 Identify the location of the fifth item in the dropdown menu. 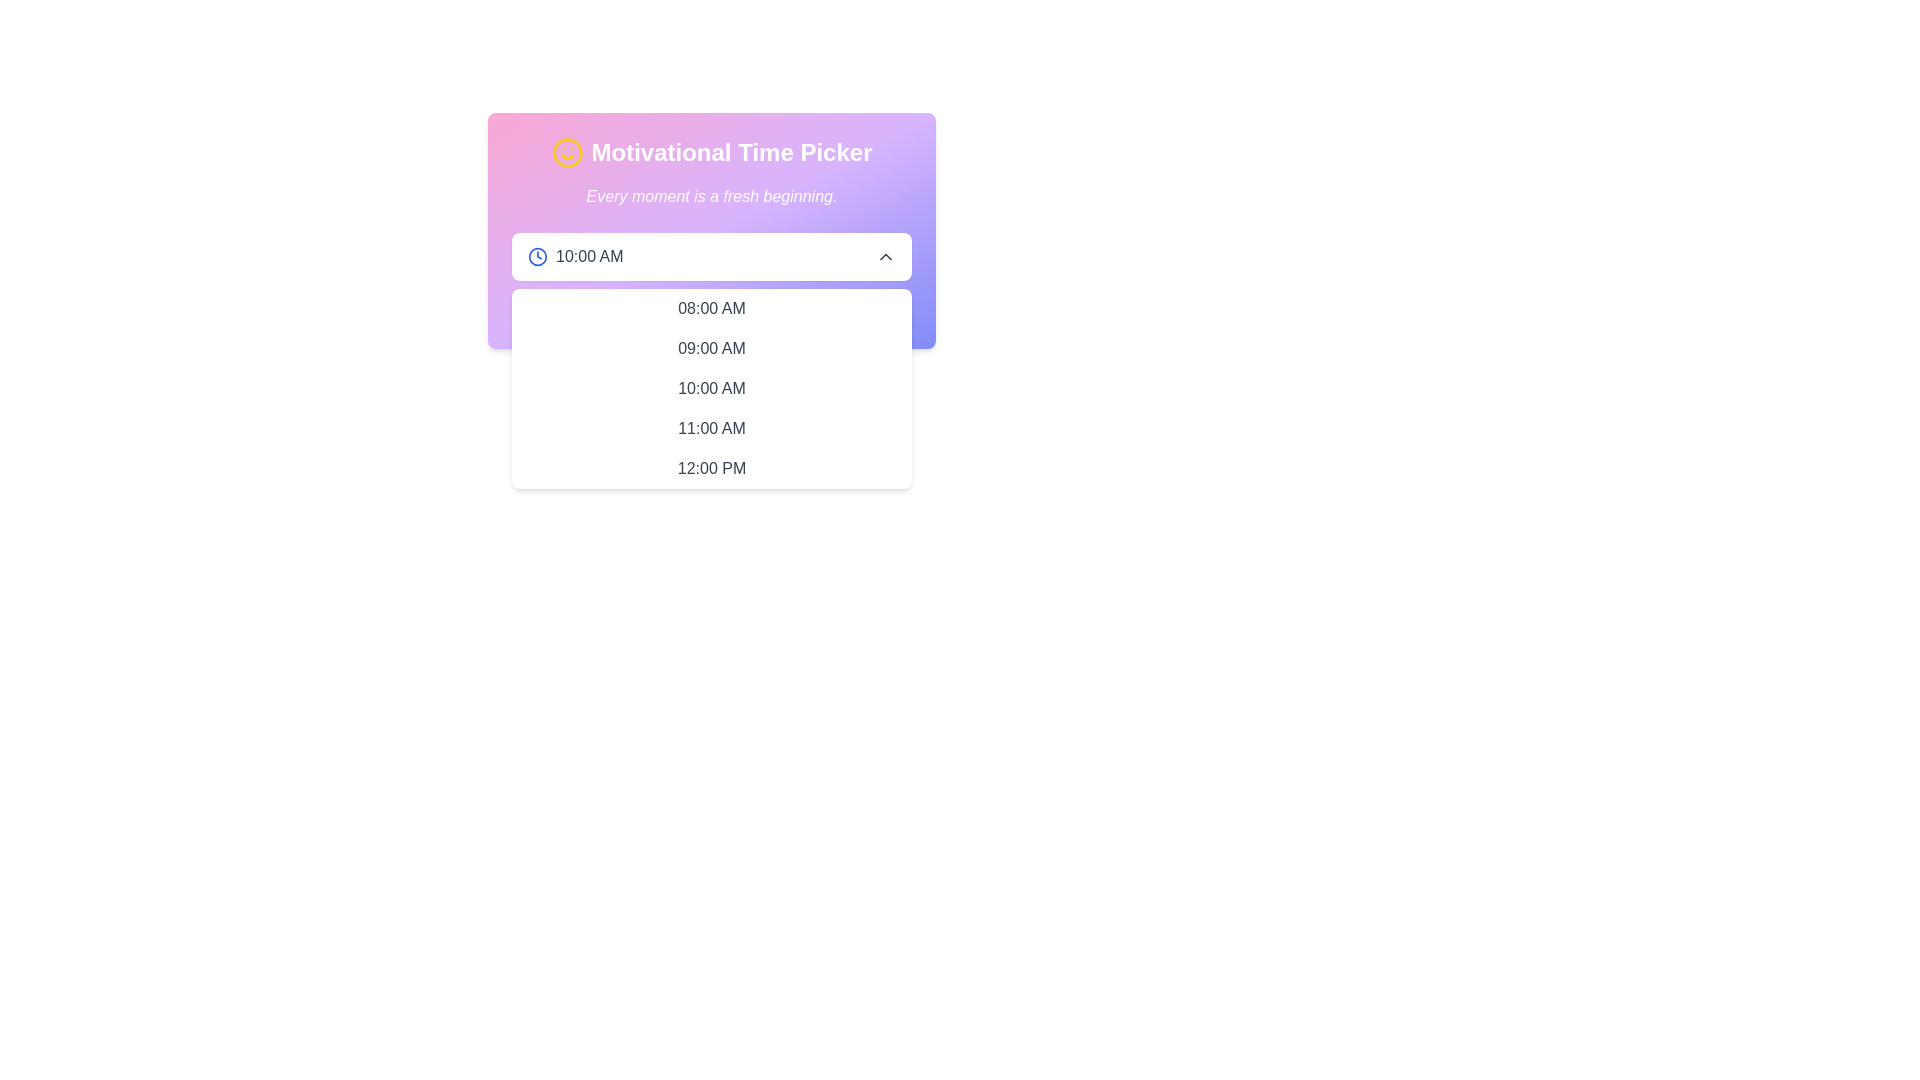
(711, 469).